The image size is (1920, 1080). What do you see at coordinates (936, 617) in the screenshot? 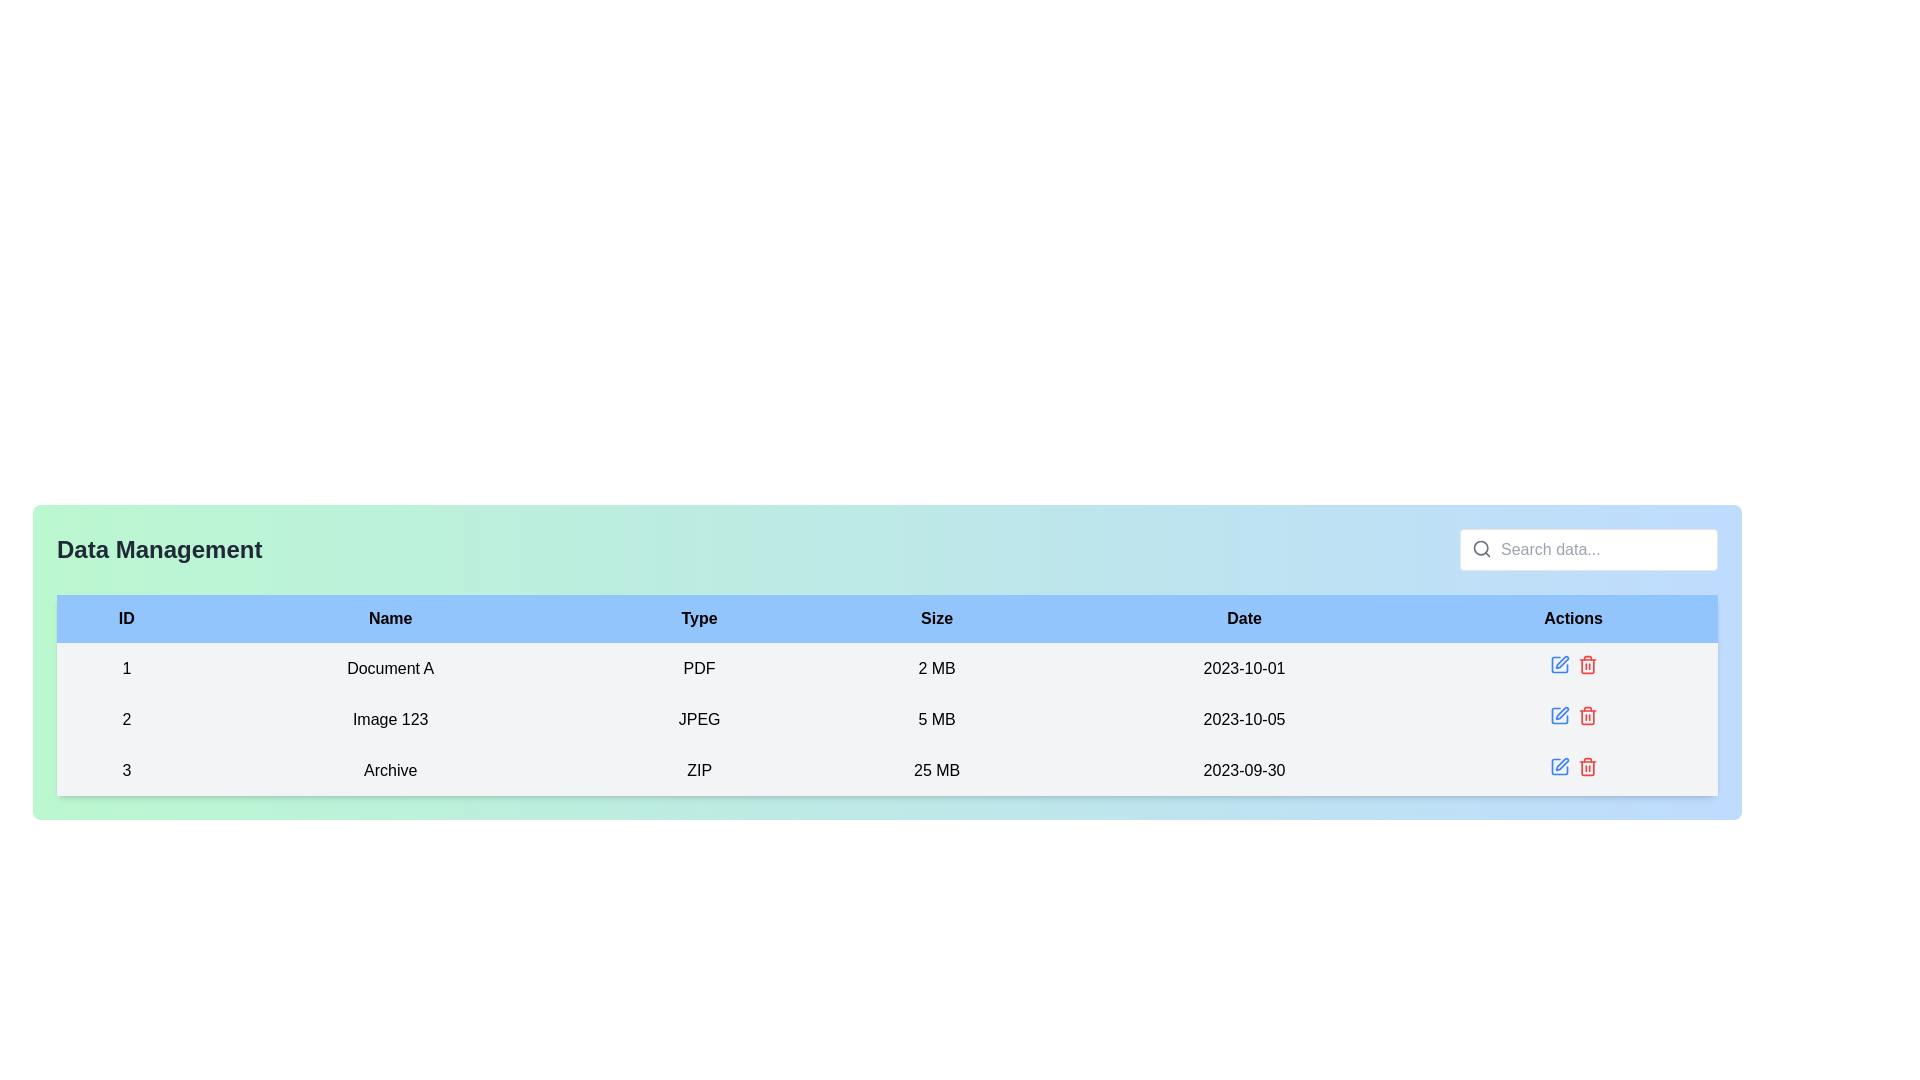
I see `the 'Size' column header in the table, which is the fourth header between 'Type' and 'Date'` at bounding box center [936, 617].